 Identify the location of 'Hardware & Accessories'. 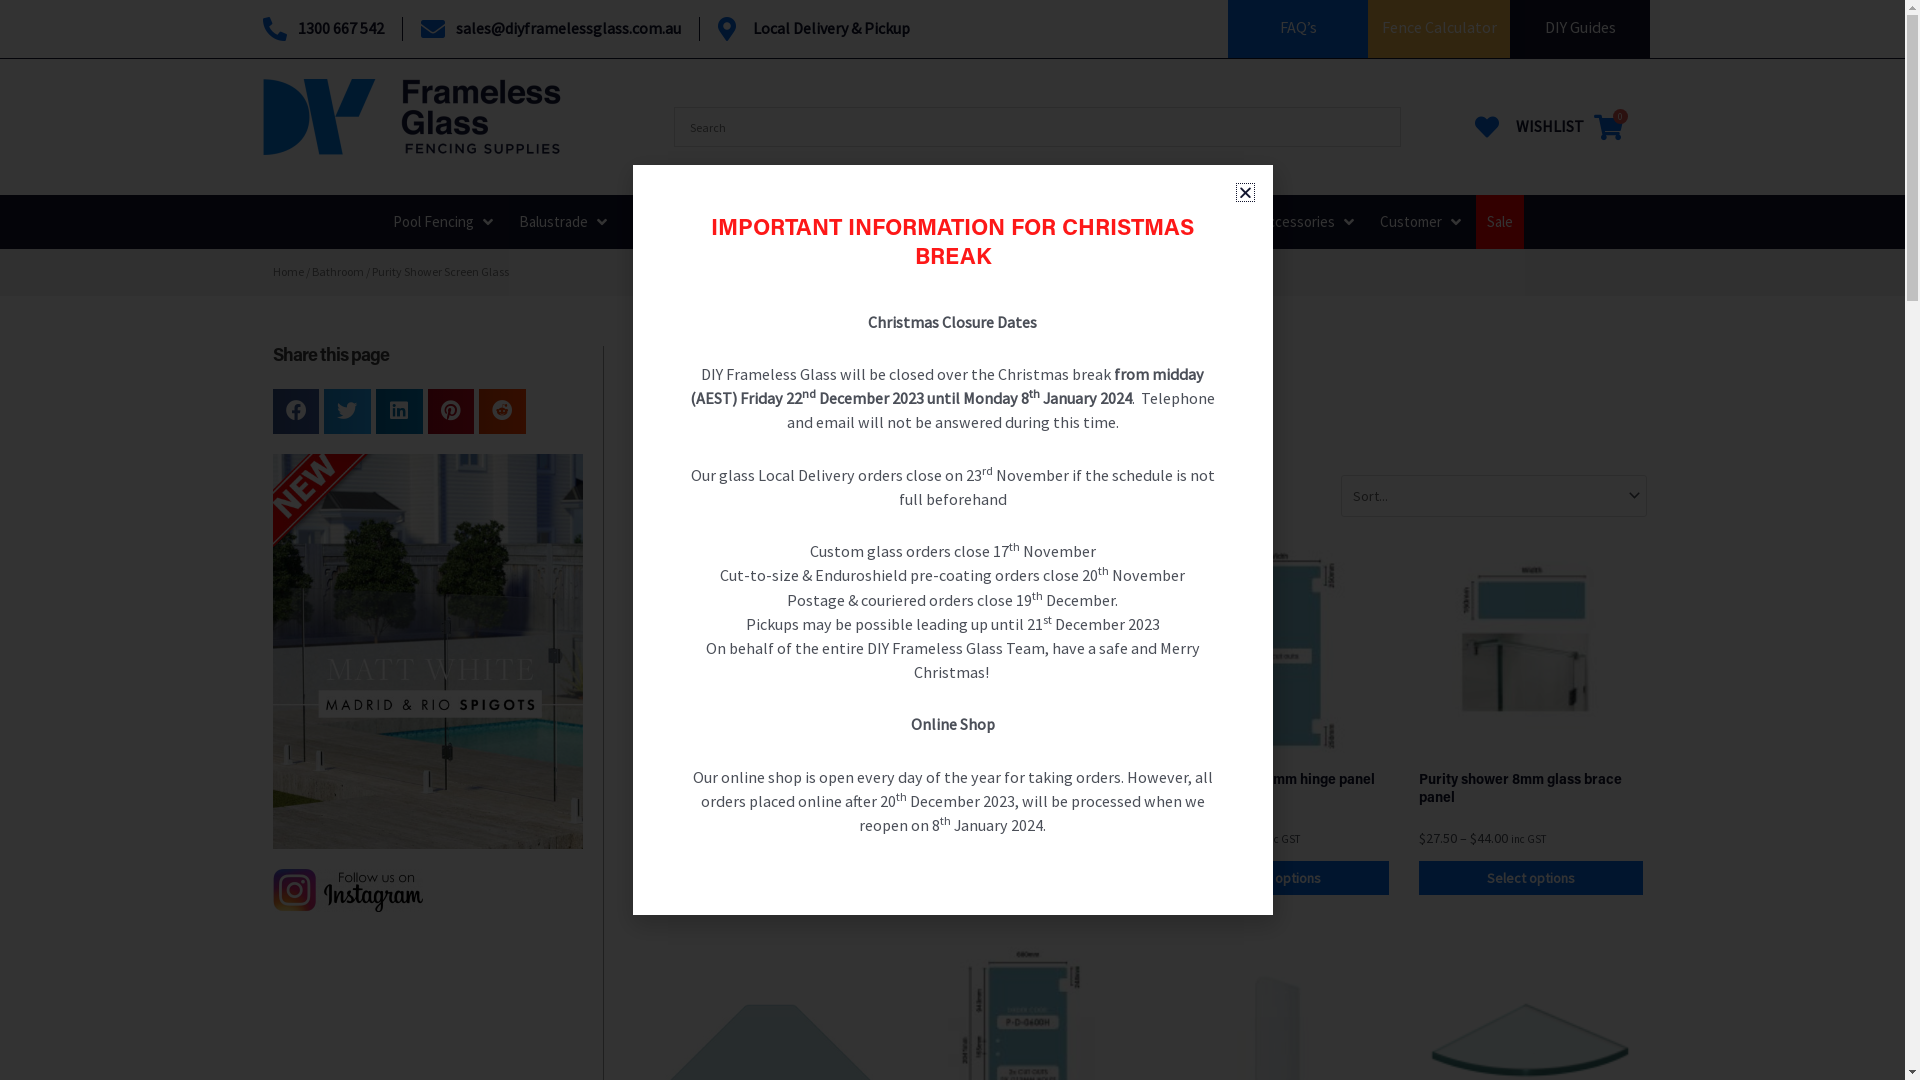
(1184, 222).